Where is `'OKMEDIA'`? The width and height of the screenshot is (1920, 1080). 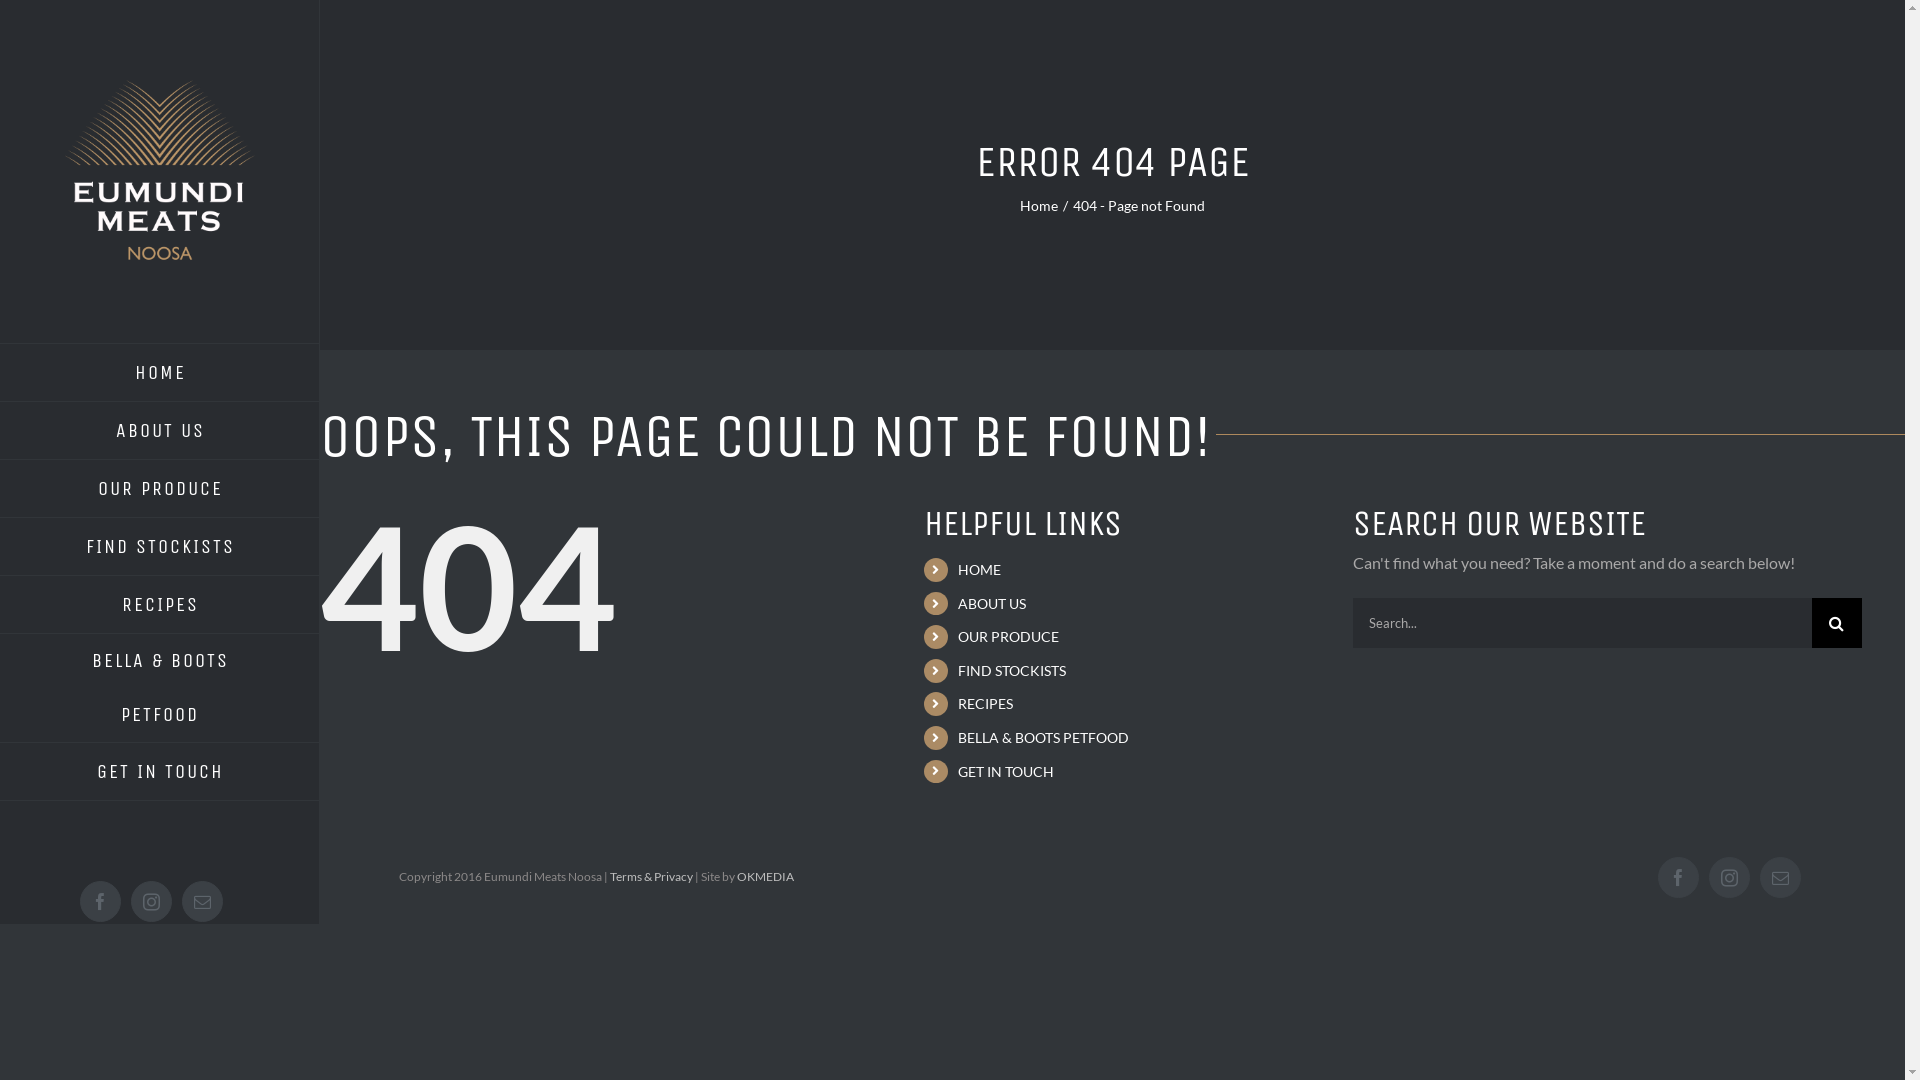
'OKMEDIA' is located at coordinates (764, 875).